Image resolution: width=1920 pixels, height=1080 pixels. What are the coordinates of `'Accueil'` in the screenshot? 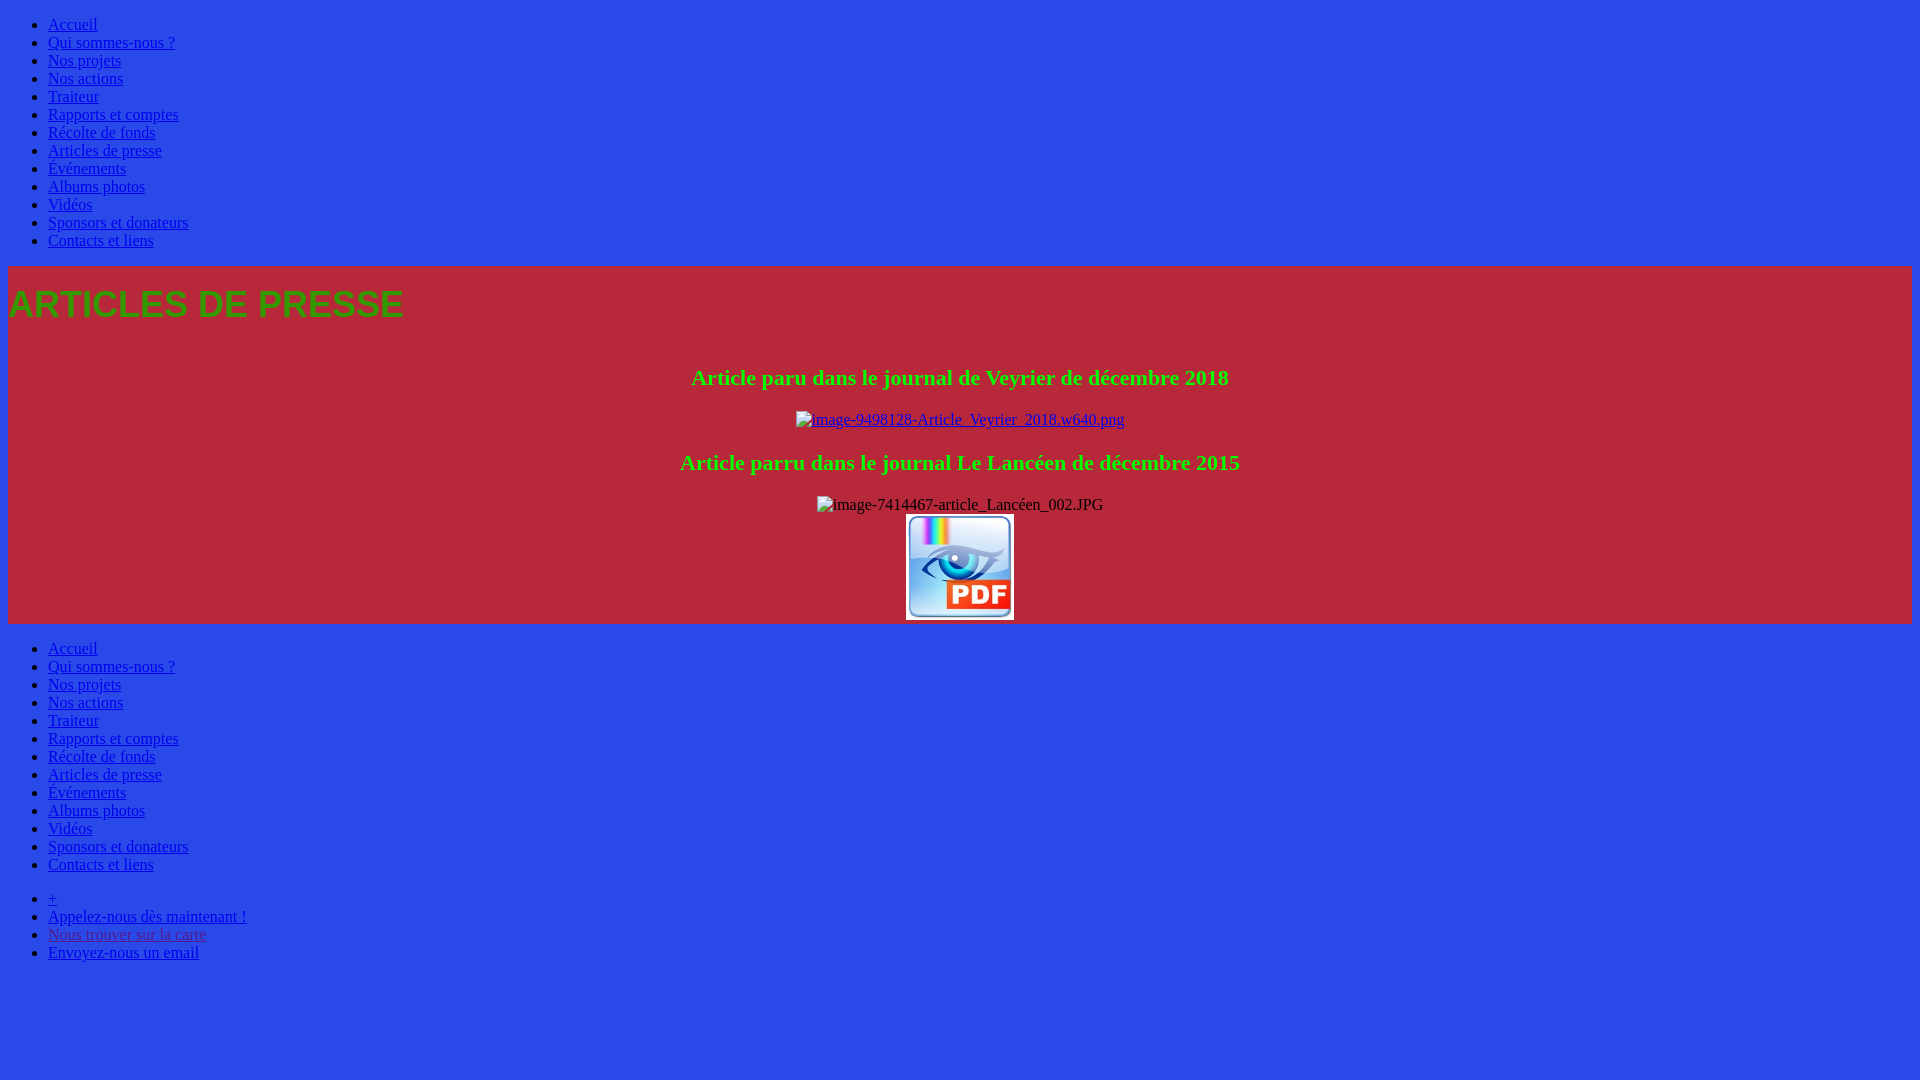 It's located at (72, 648).